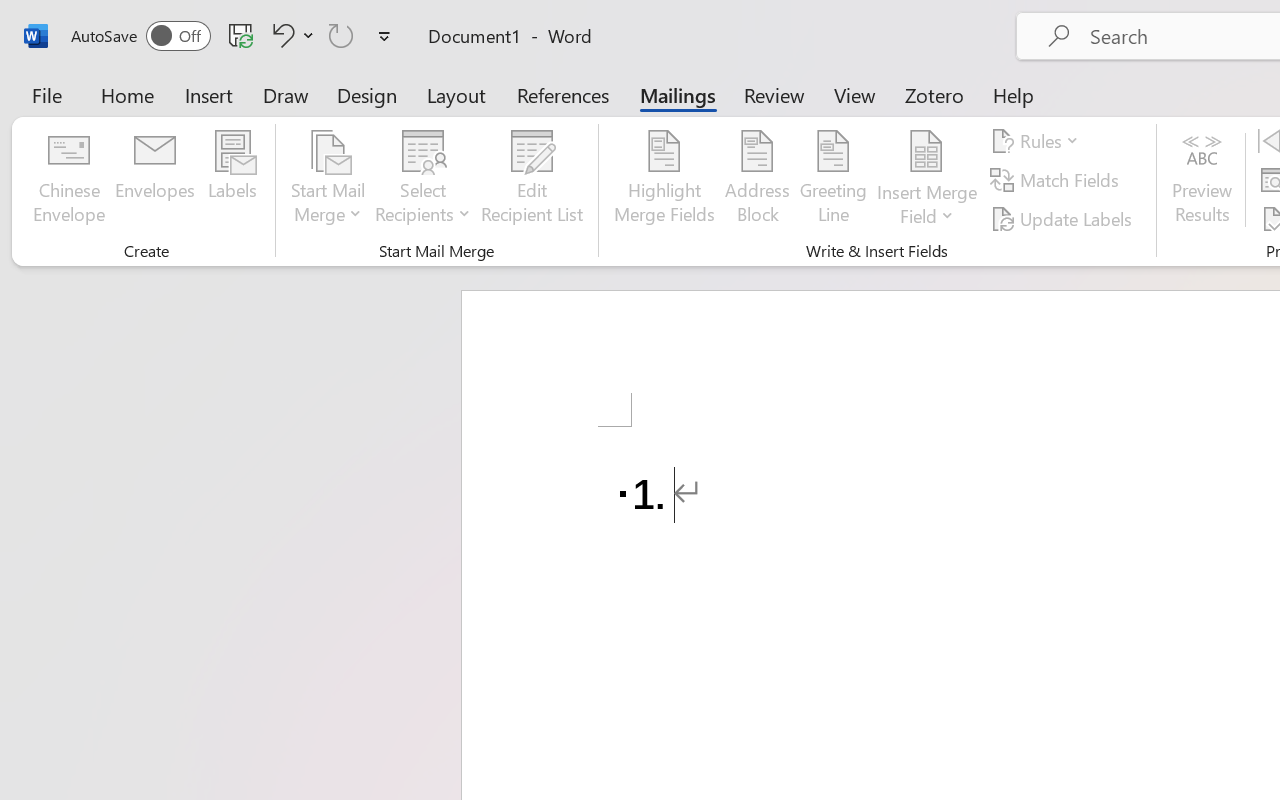 Image resolution: width=1280 pixels, height=800 pixels. I want to click on 'Update Labels', so click(1063, 218).